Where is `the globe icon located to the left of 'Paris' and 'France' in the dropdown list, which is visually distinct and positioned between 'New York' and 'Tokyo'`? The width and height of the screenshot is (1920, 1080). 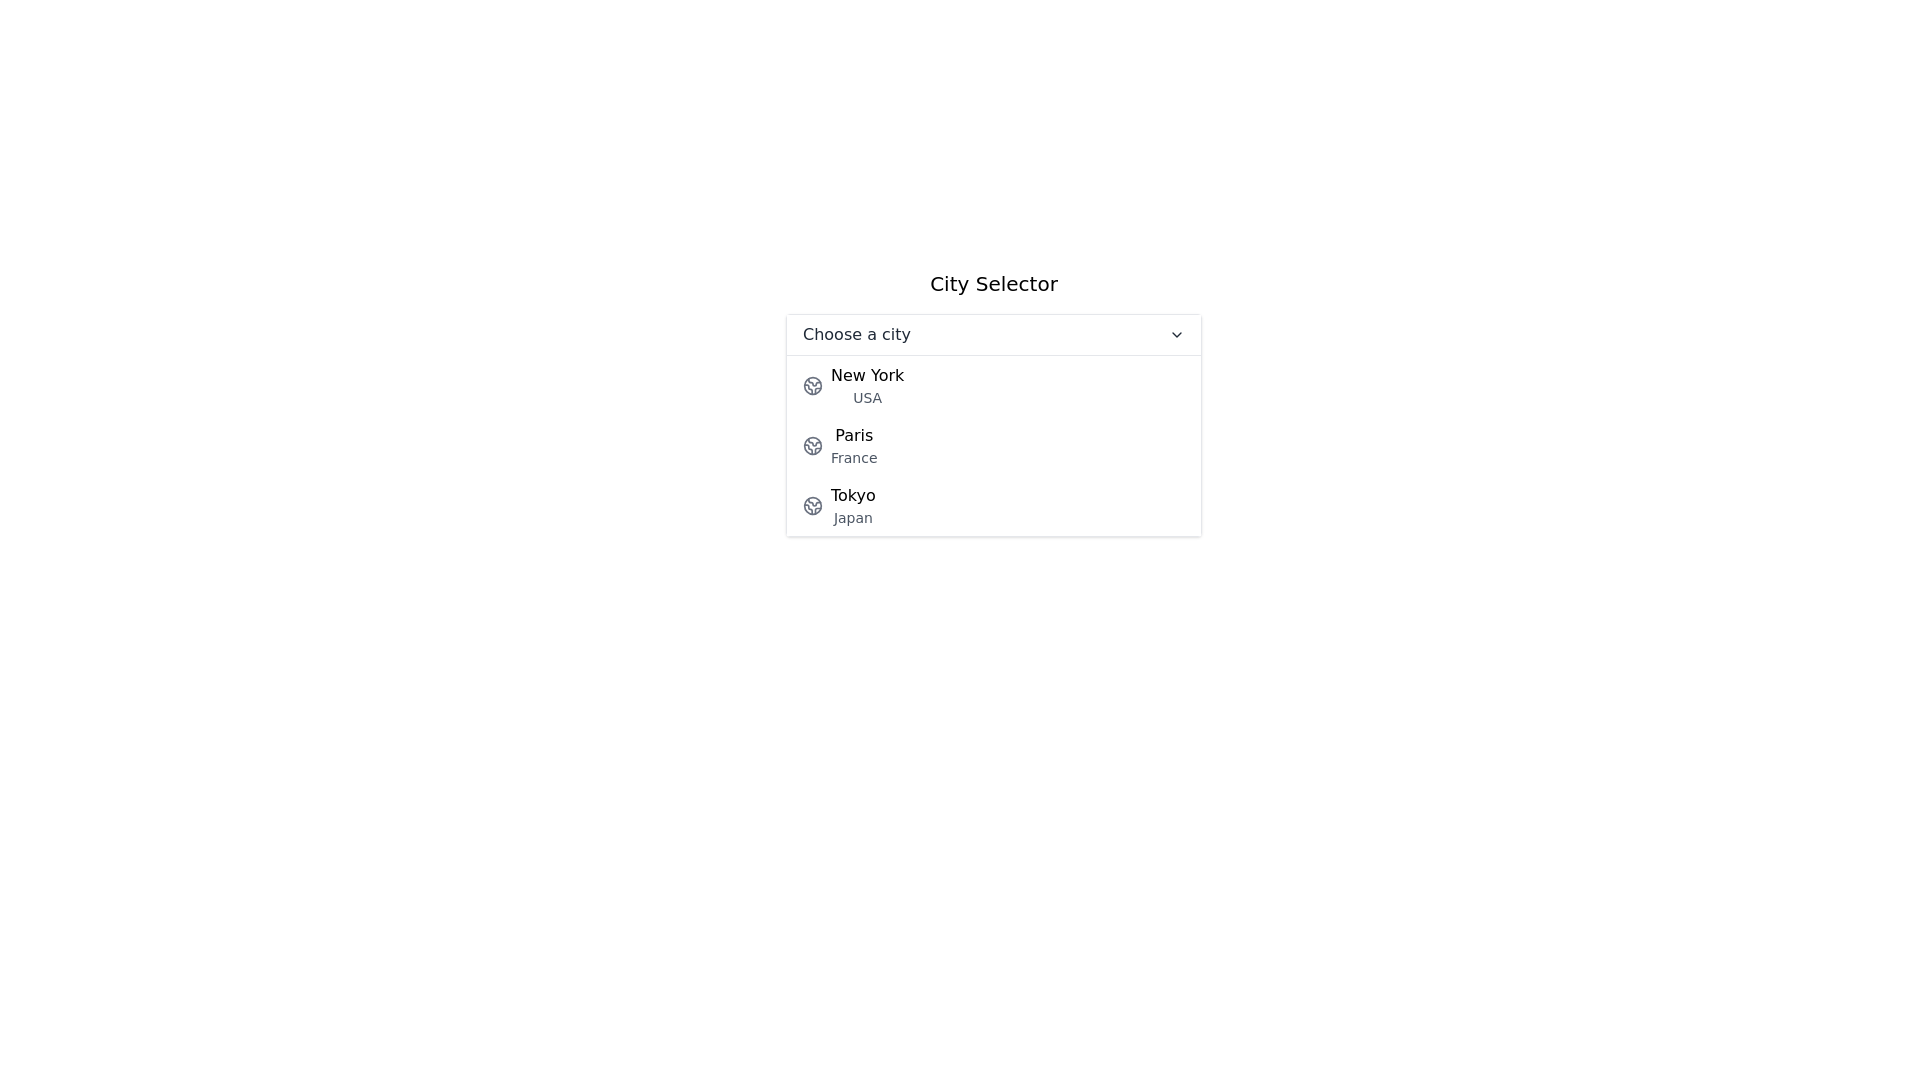
the globe icon located to the left of 'Paris' and 'France' in the dropdown list, which is visually distinct and positioned between 'New York' and 'Tokyo' is located at coordinates (812, 445).